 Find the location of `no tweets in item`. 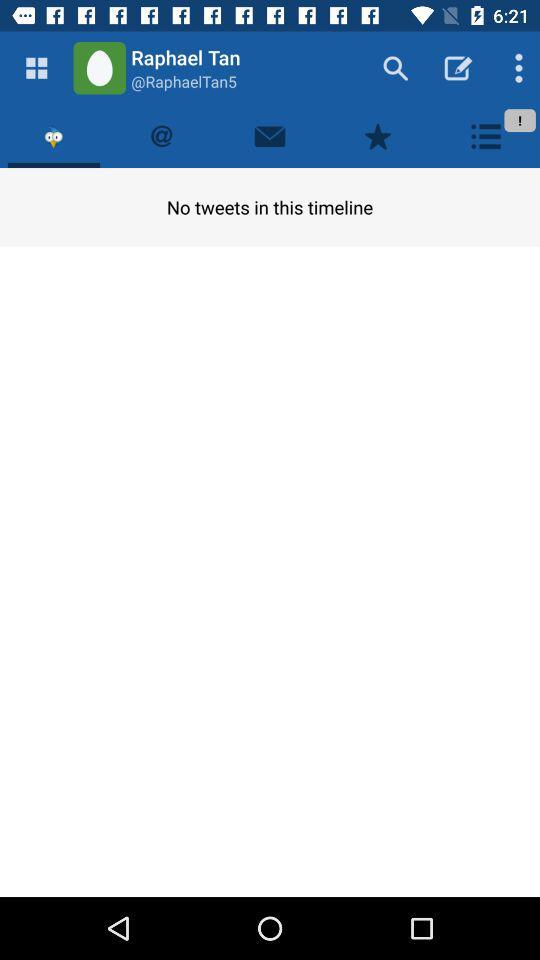

no tweets in item is located at coordinates (270, 207).